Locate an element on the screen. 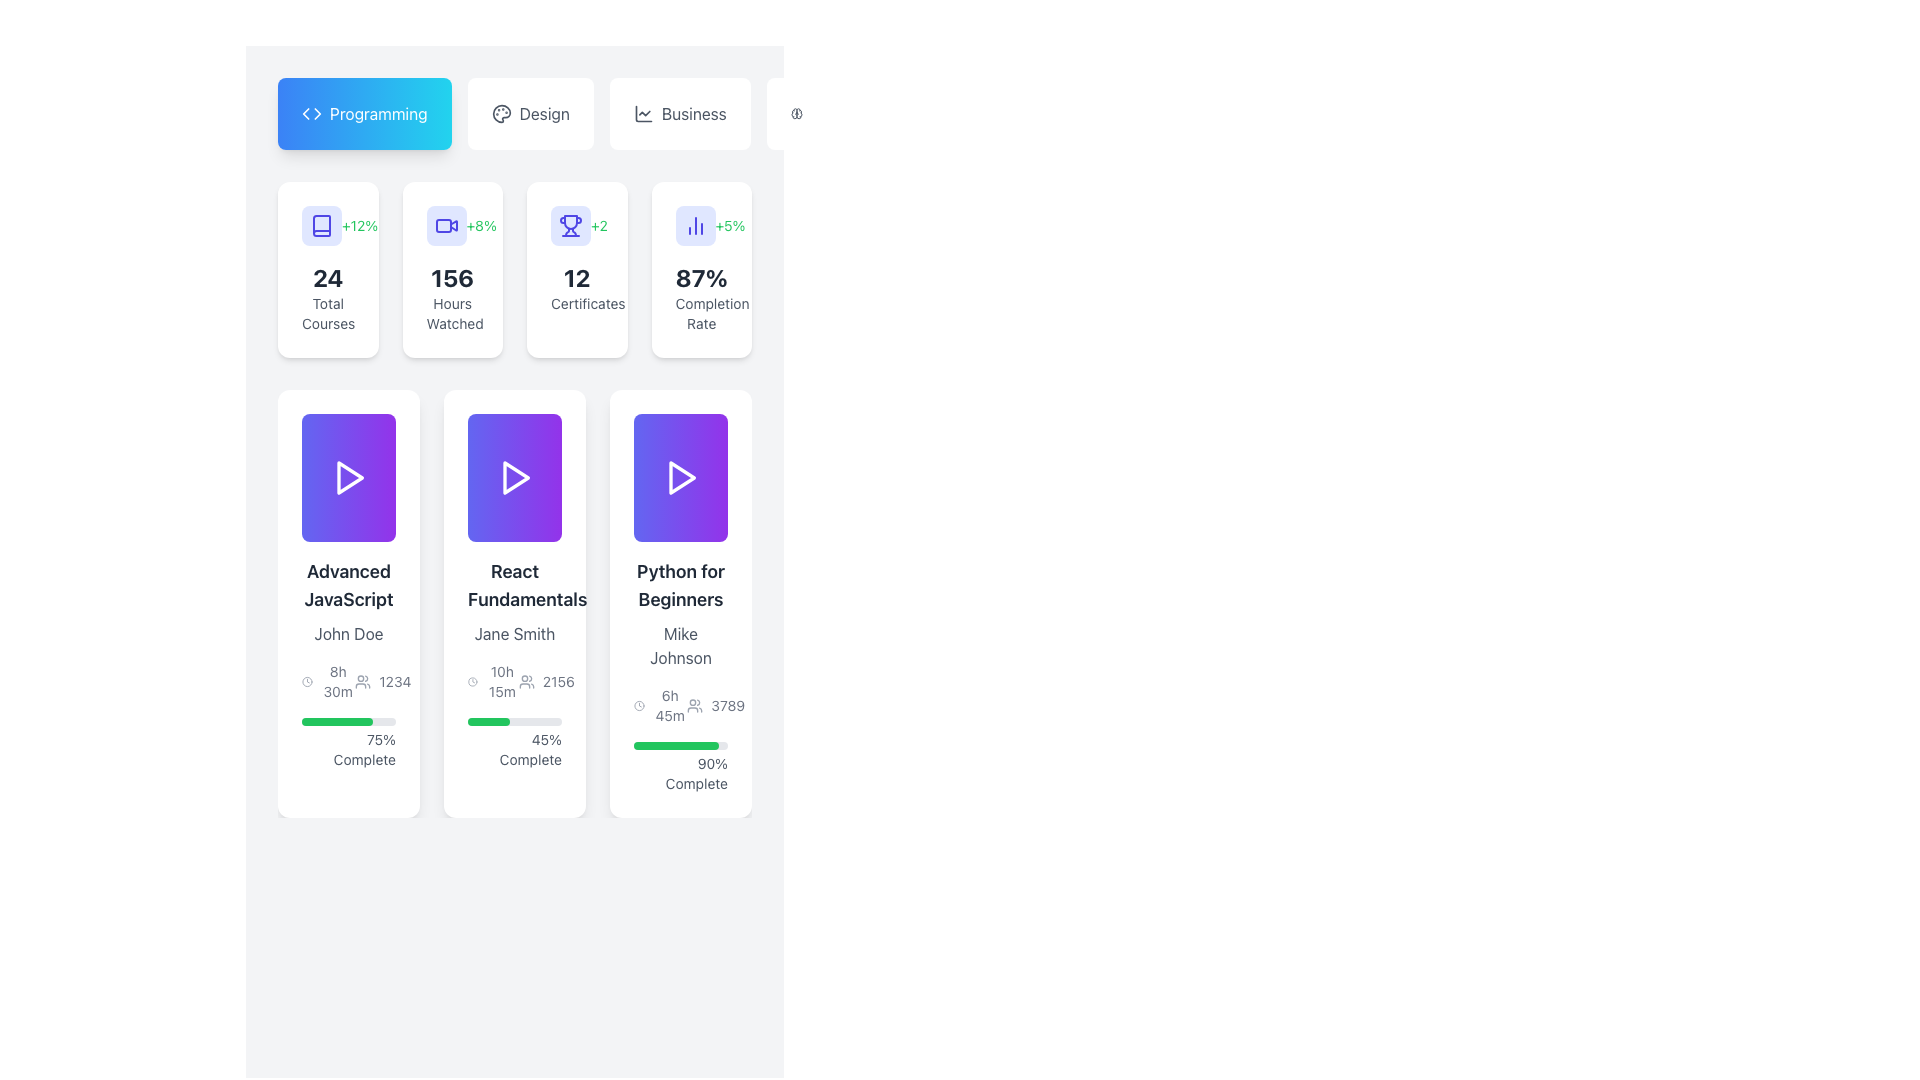 The image size is (1920, 1080). the text label displaying 'Python for Beginners', which is bold and dark gray, located in the third course card at the top-center position is located at coordinates (681, 585).